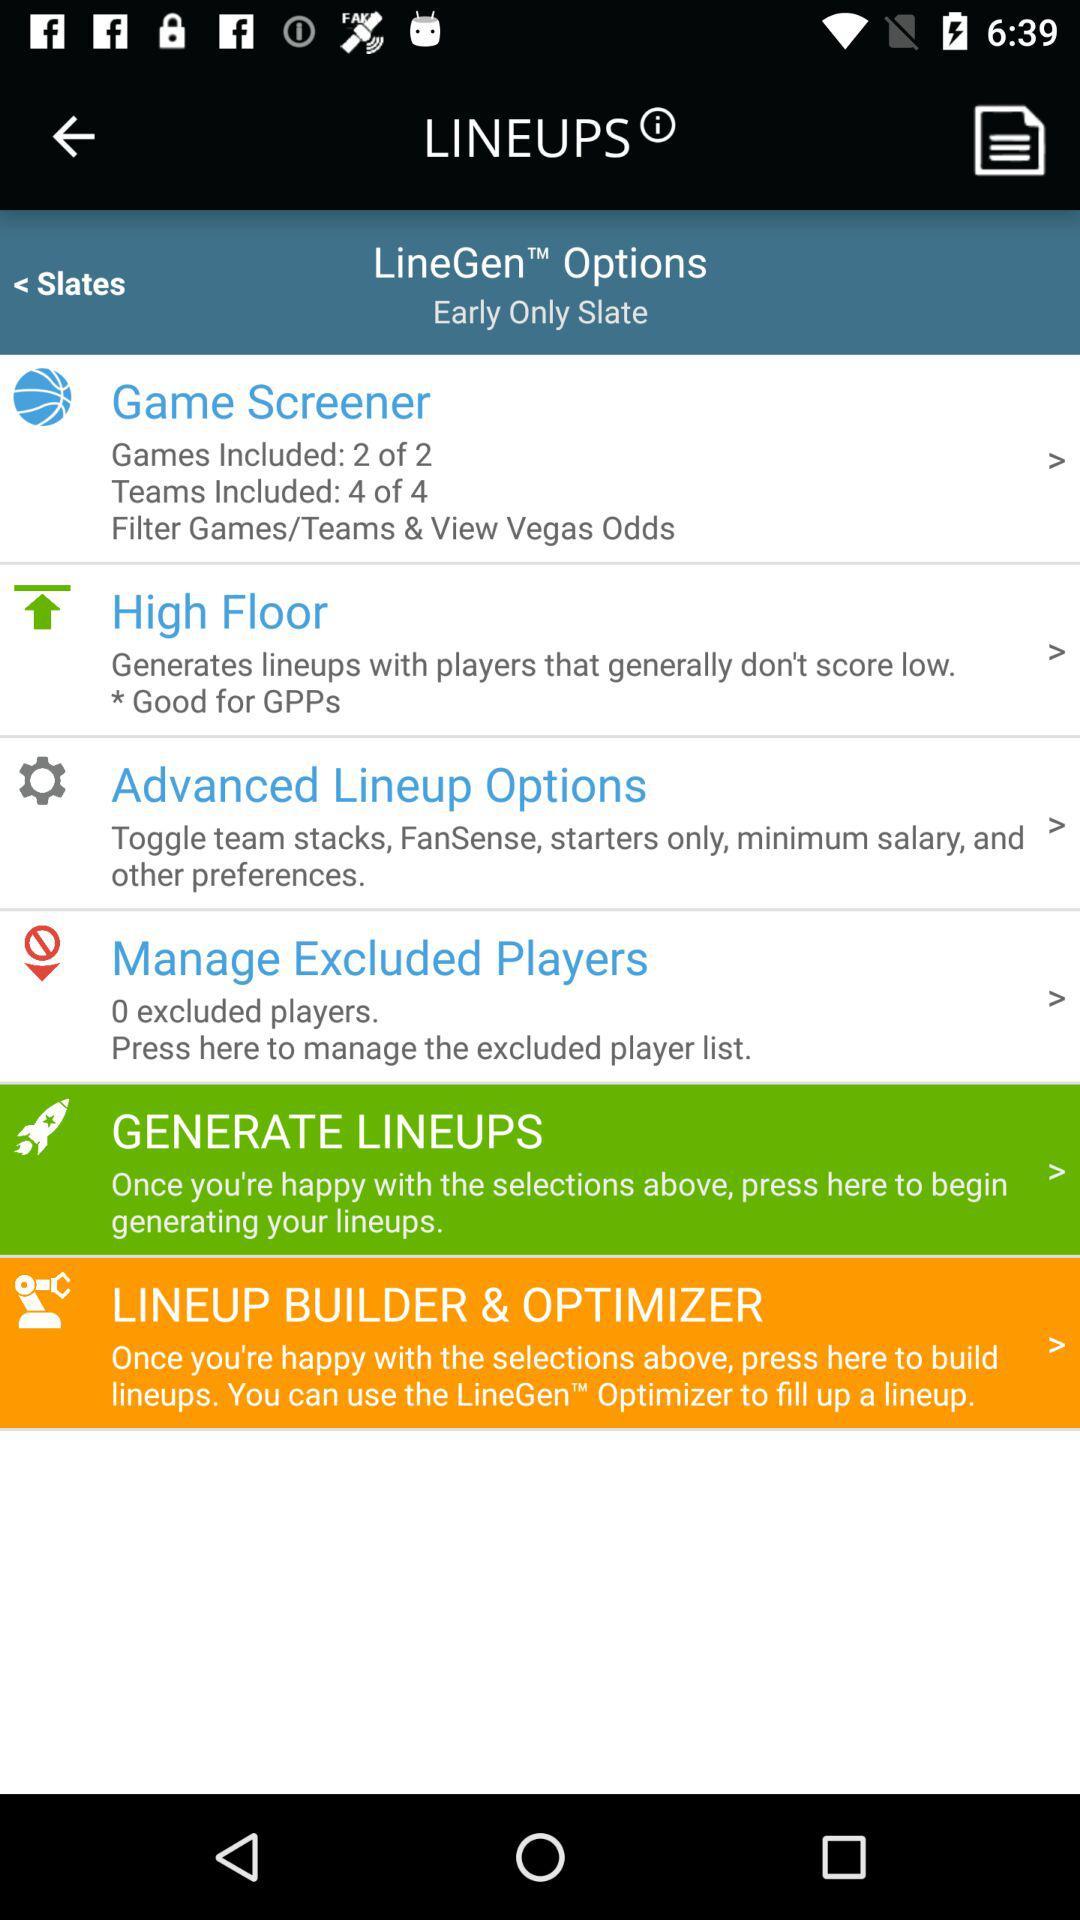  What do you see at coordinates (108, 281) in the screenshot?
I see `< slates icon` at bounding box center [108, 281].